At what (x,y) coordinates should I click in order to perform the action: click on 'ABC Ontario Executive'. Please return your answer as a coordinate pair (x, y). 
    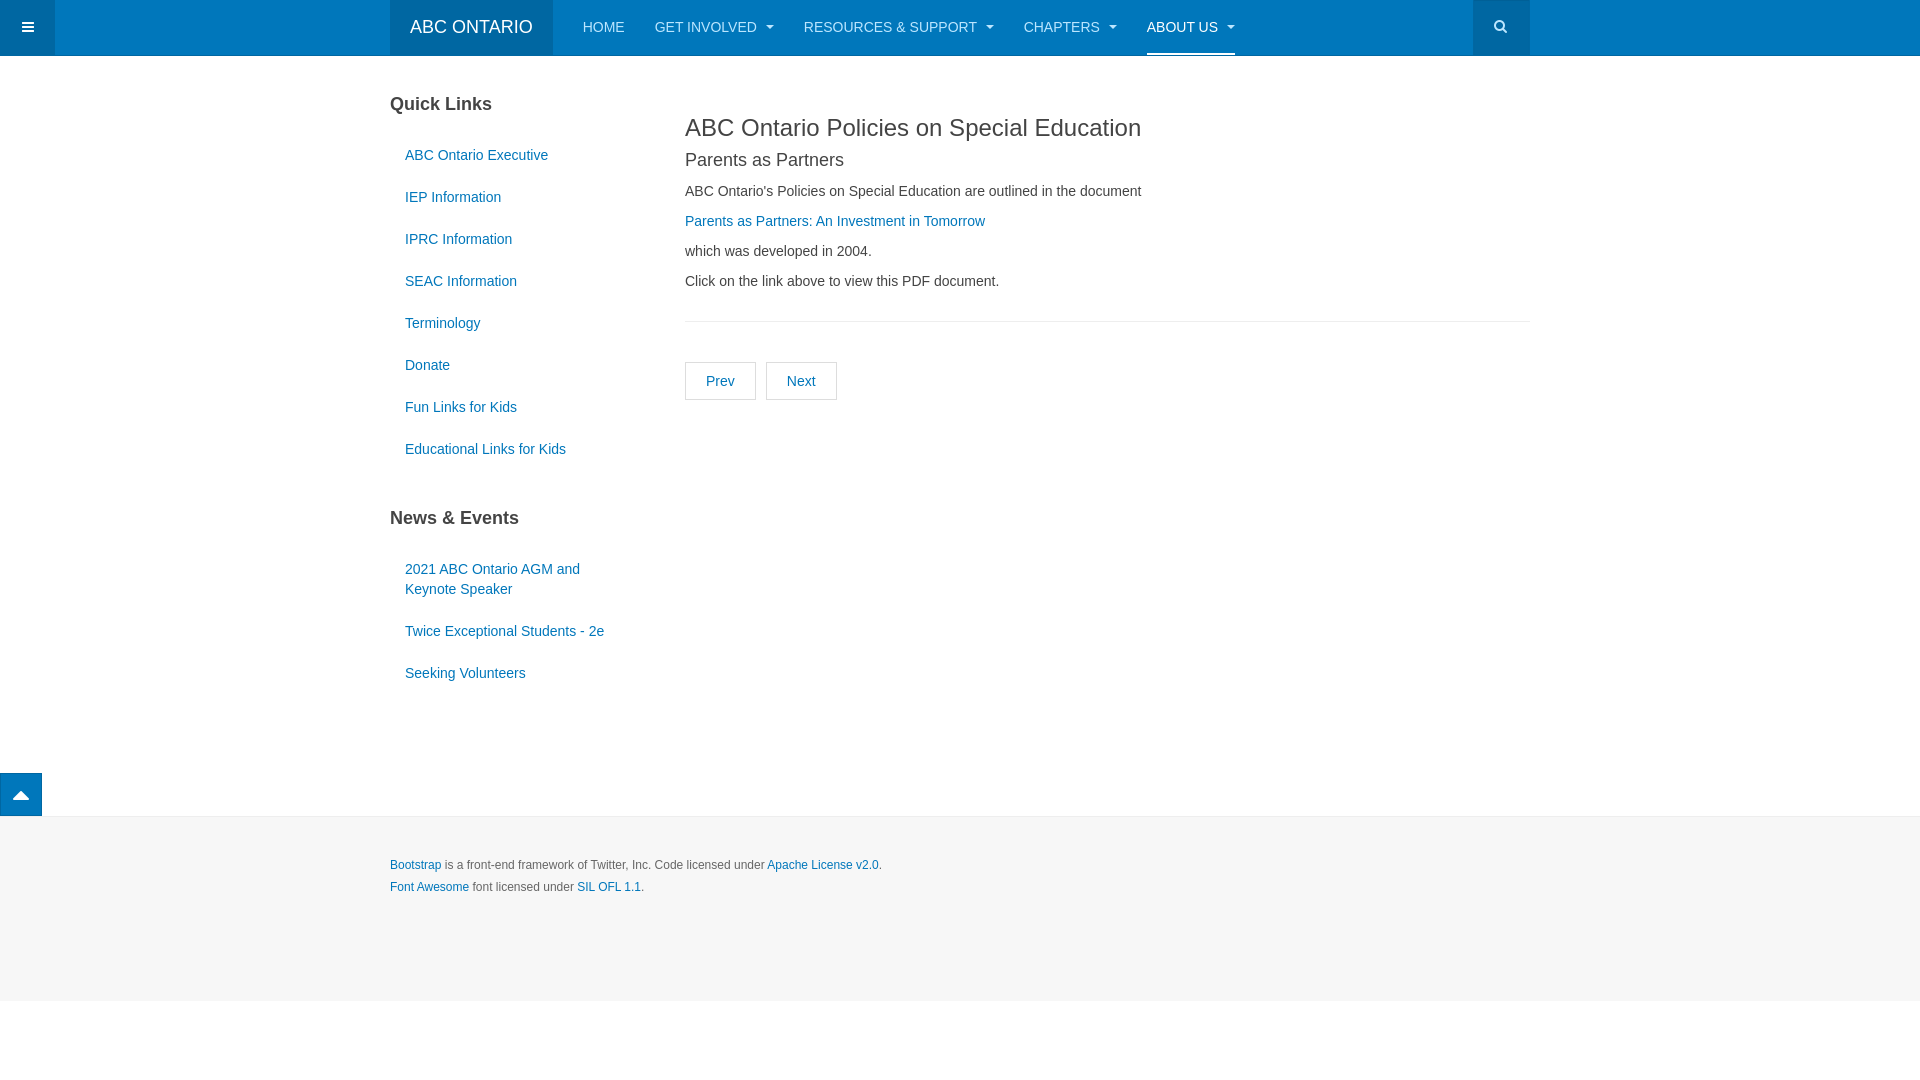
    Looking at the image, I should click on (389, 153).